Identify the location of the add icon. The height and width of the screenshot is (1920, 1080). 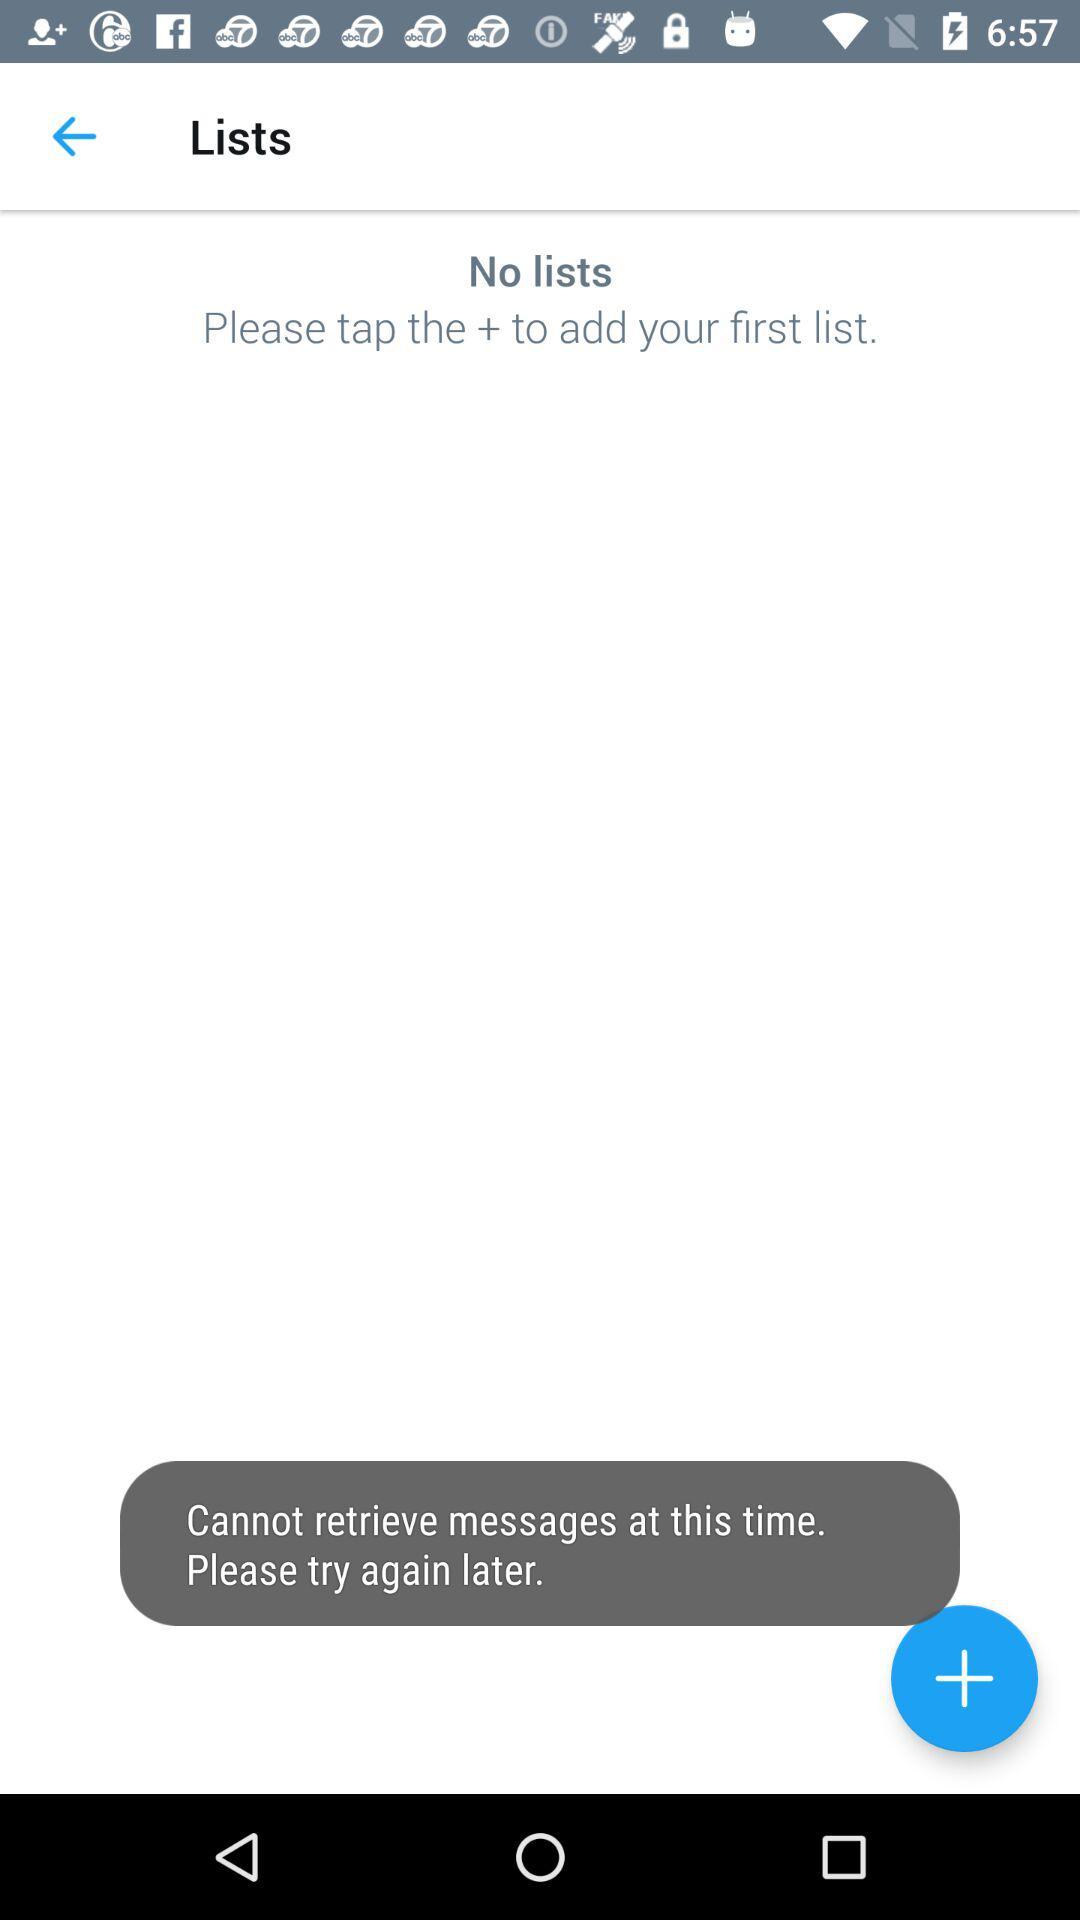
(963, 1678).